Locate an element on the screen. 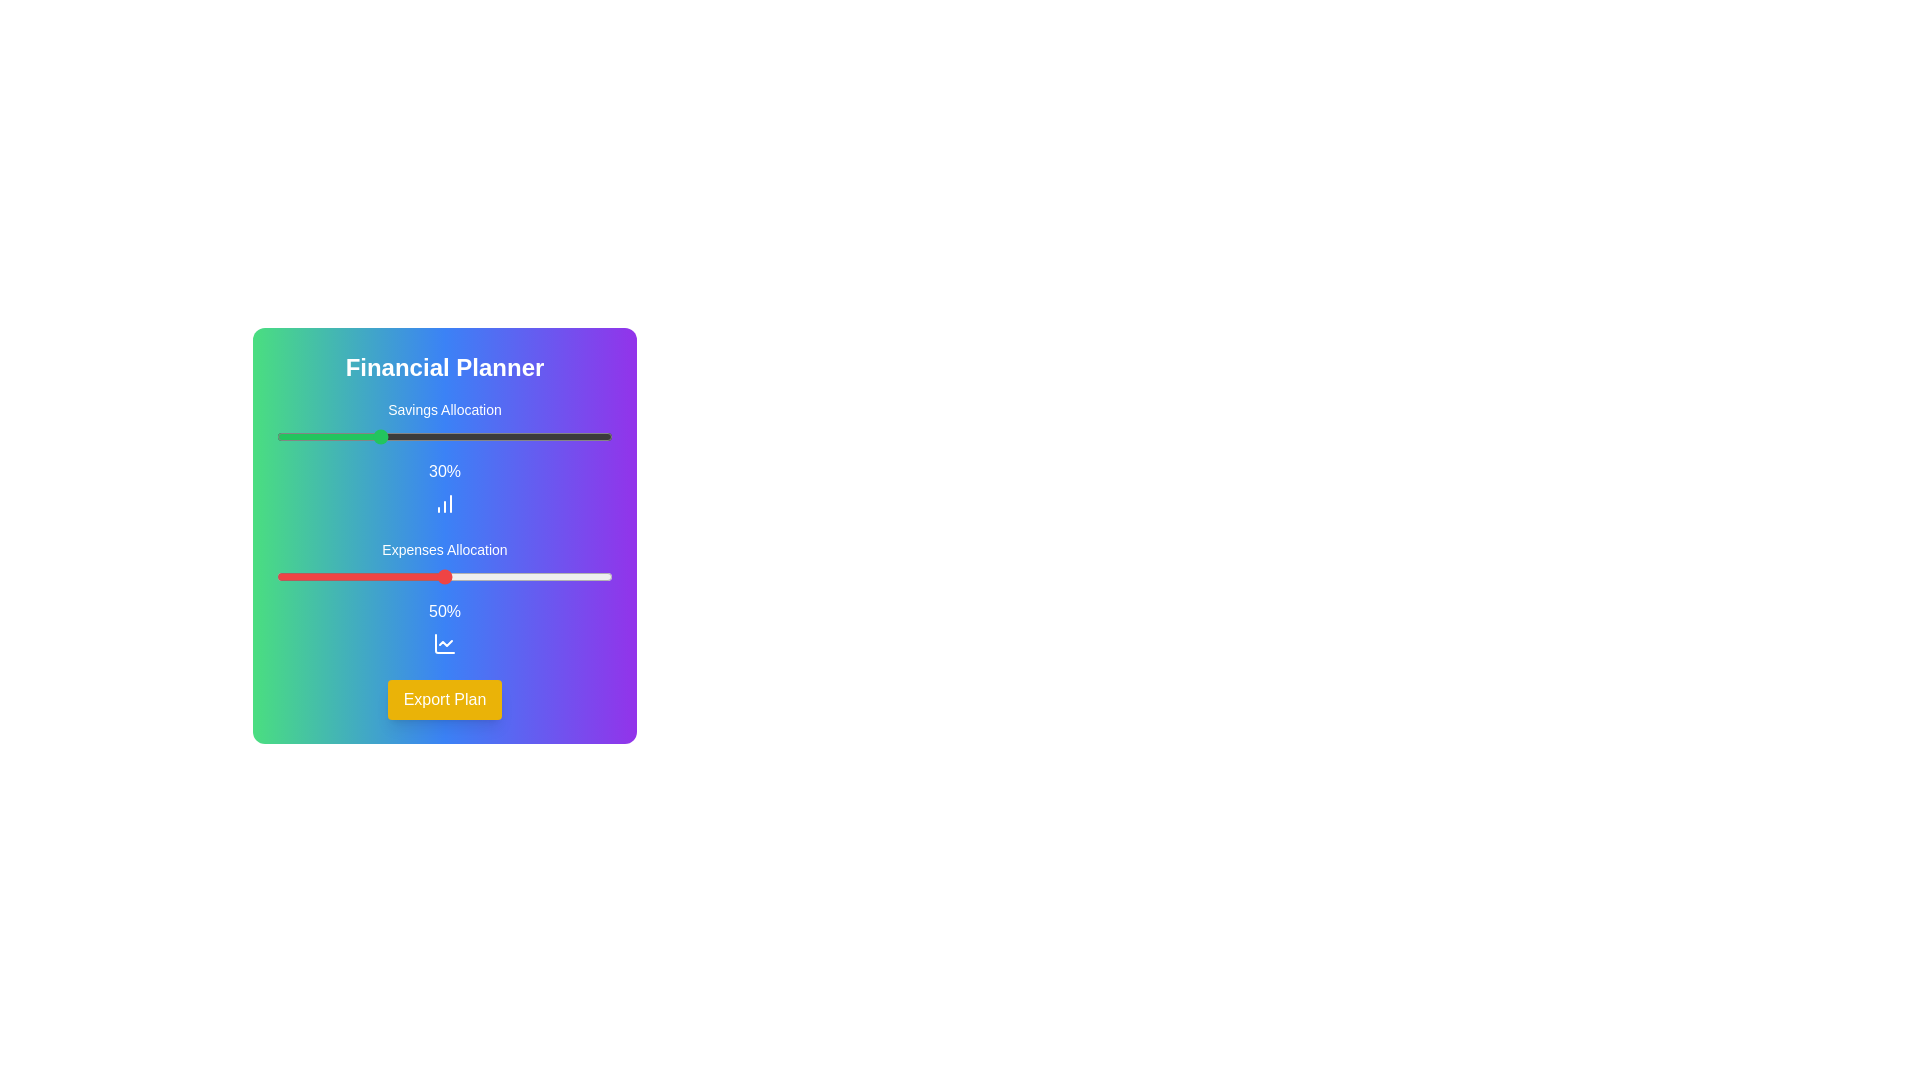 This screenshot has width=1920, height=1080. the Expenses Allocation slider is located at coordinates (292, 577).